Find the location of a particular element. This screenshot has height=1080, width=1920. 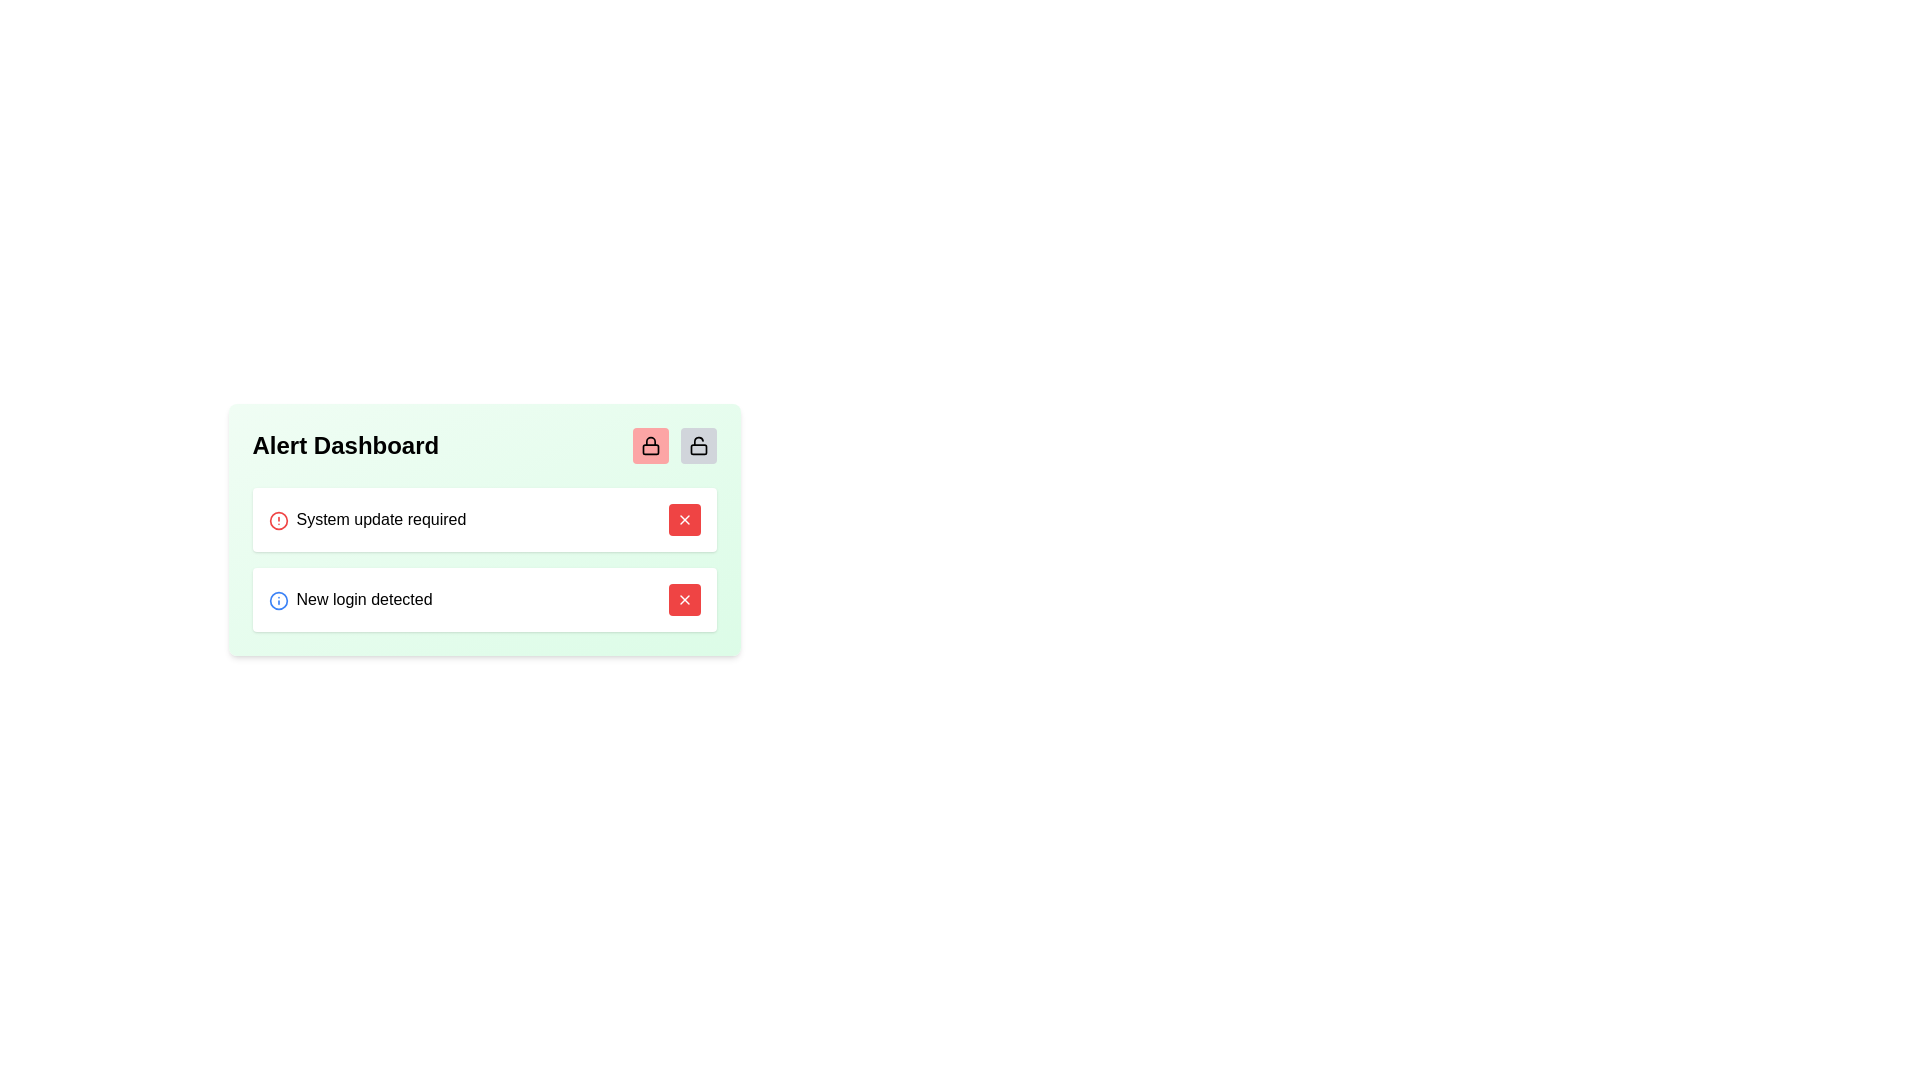

the body of the unlocked padlock icon, which is a small rectangular shape with rounded corners located within the bottom section of the padlock icon on the green card layout is located at coordinates (698, 448).